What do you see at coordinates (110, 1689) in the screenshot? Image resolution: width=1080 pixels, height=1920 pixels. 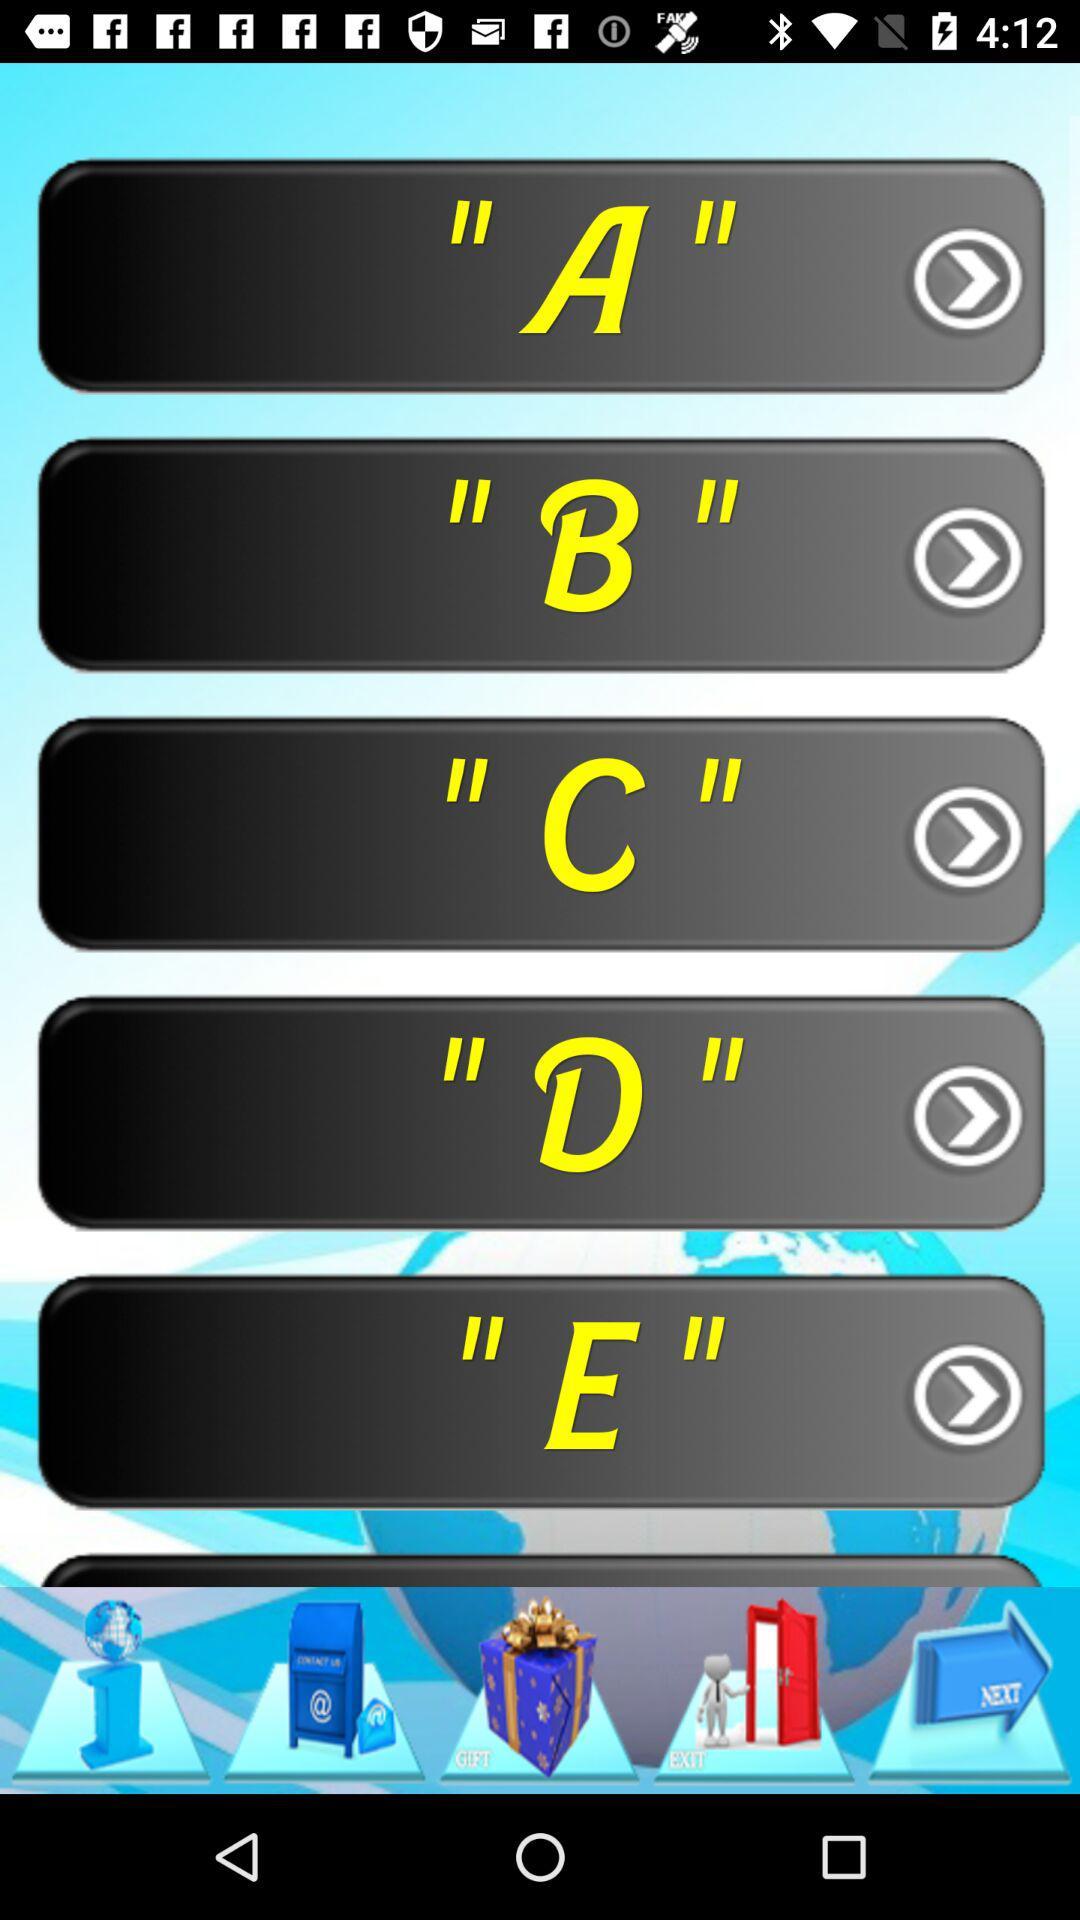 I see `open information` at bounding box center [110, 1689].